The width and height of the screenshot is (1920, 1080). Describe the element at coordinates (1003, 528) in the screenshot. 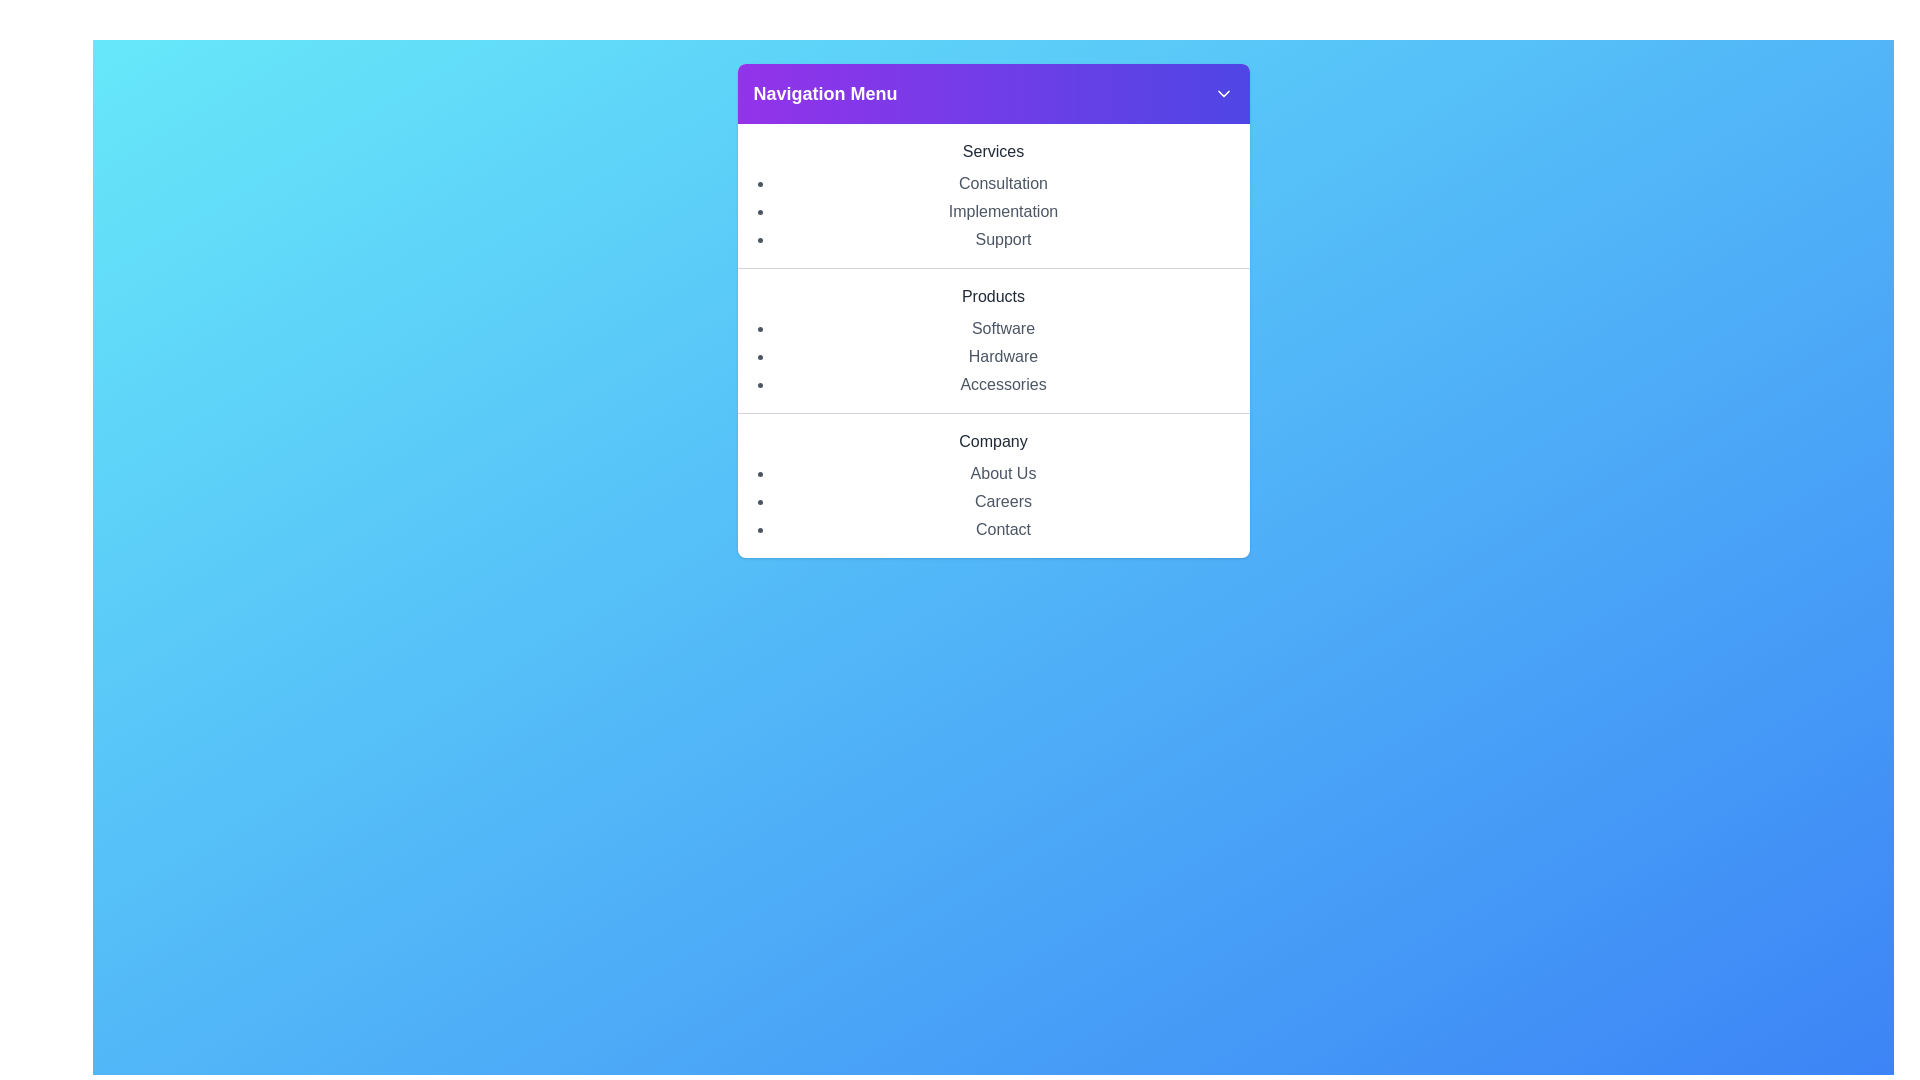

I see `the menu option Contact within the category Company` at that location.